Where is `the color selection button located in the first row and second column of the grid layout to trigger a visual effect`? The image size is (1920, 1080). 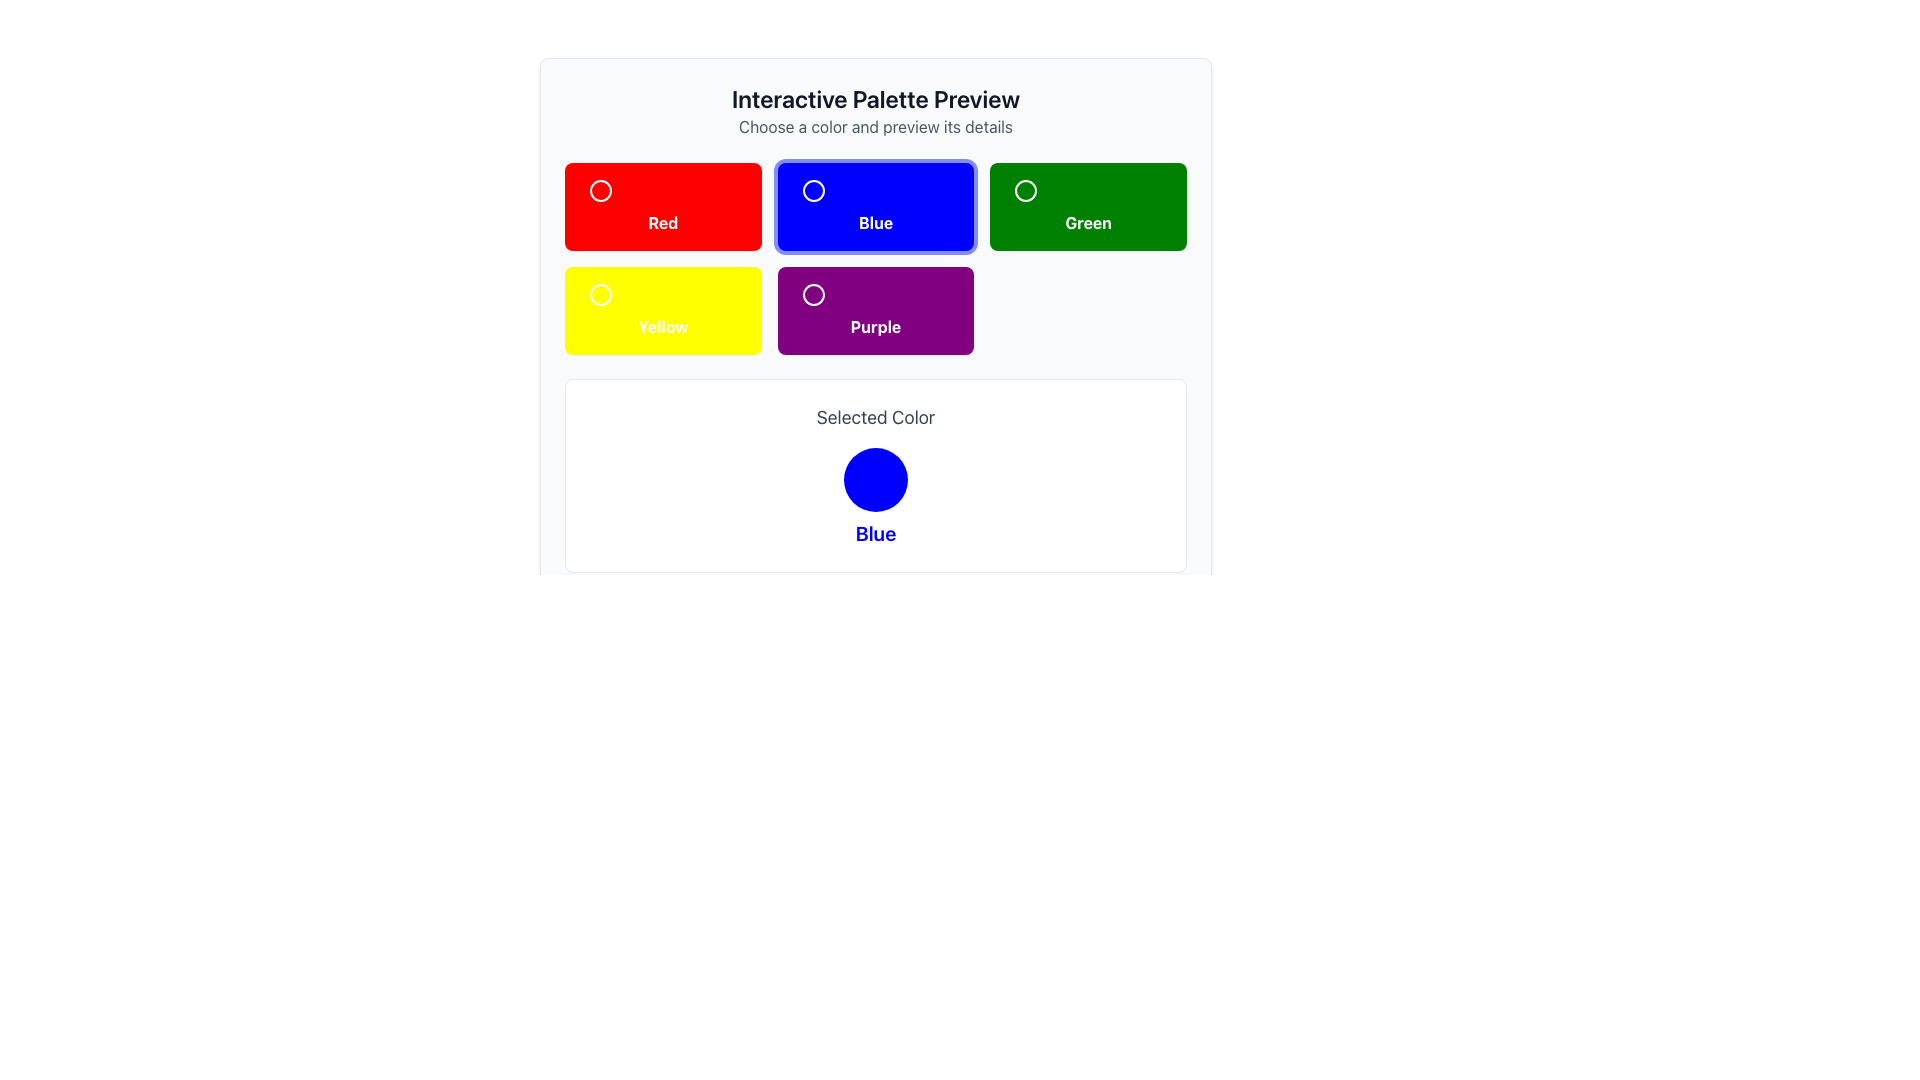
the color selection button located in the first row and second column of the grid layout to trigger a visual effect is located at coordinates (875, 207).